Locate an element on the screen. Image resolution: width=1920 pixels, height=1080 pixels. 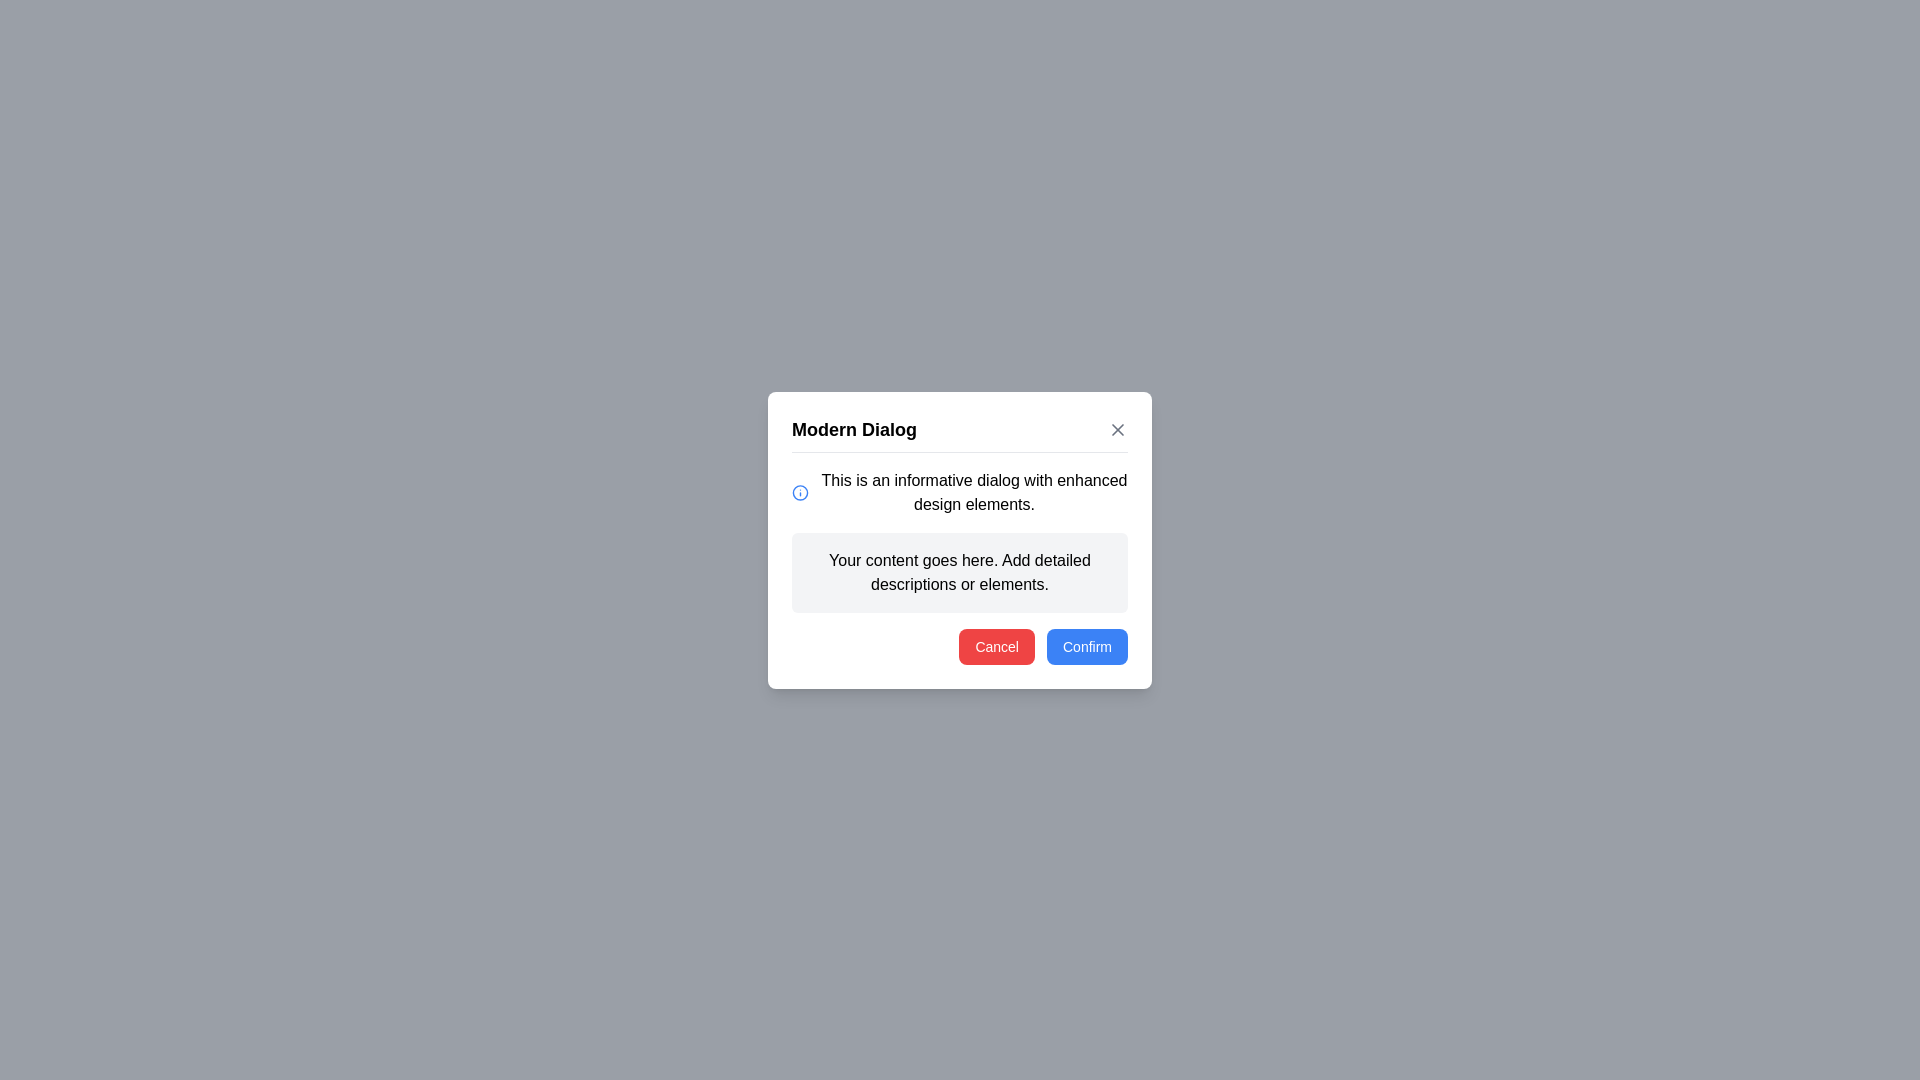
the cancel button located at the bottom left of the dialog box is located at coordinates (997, 646).